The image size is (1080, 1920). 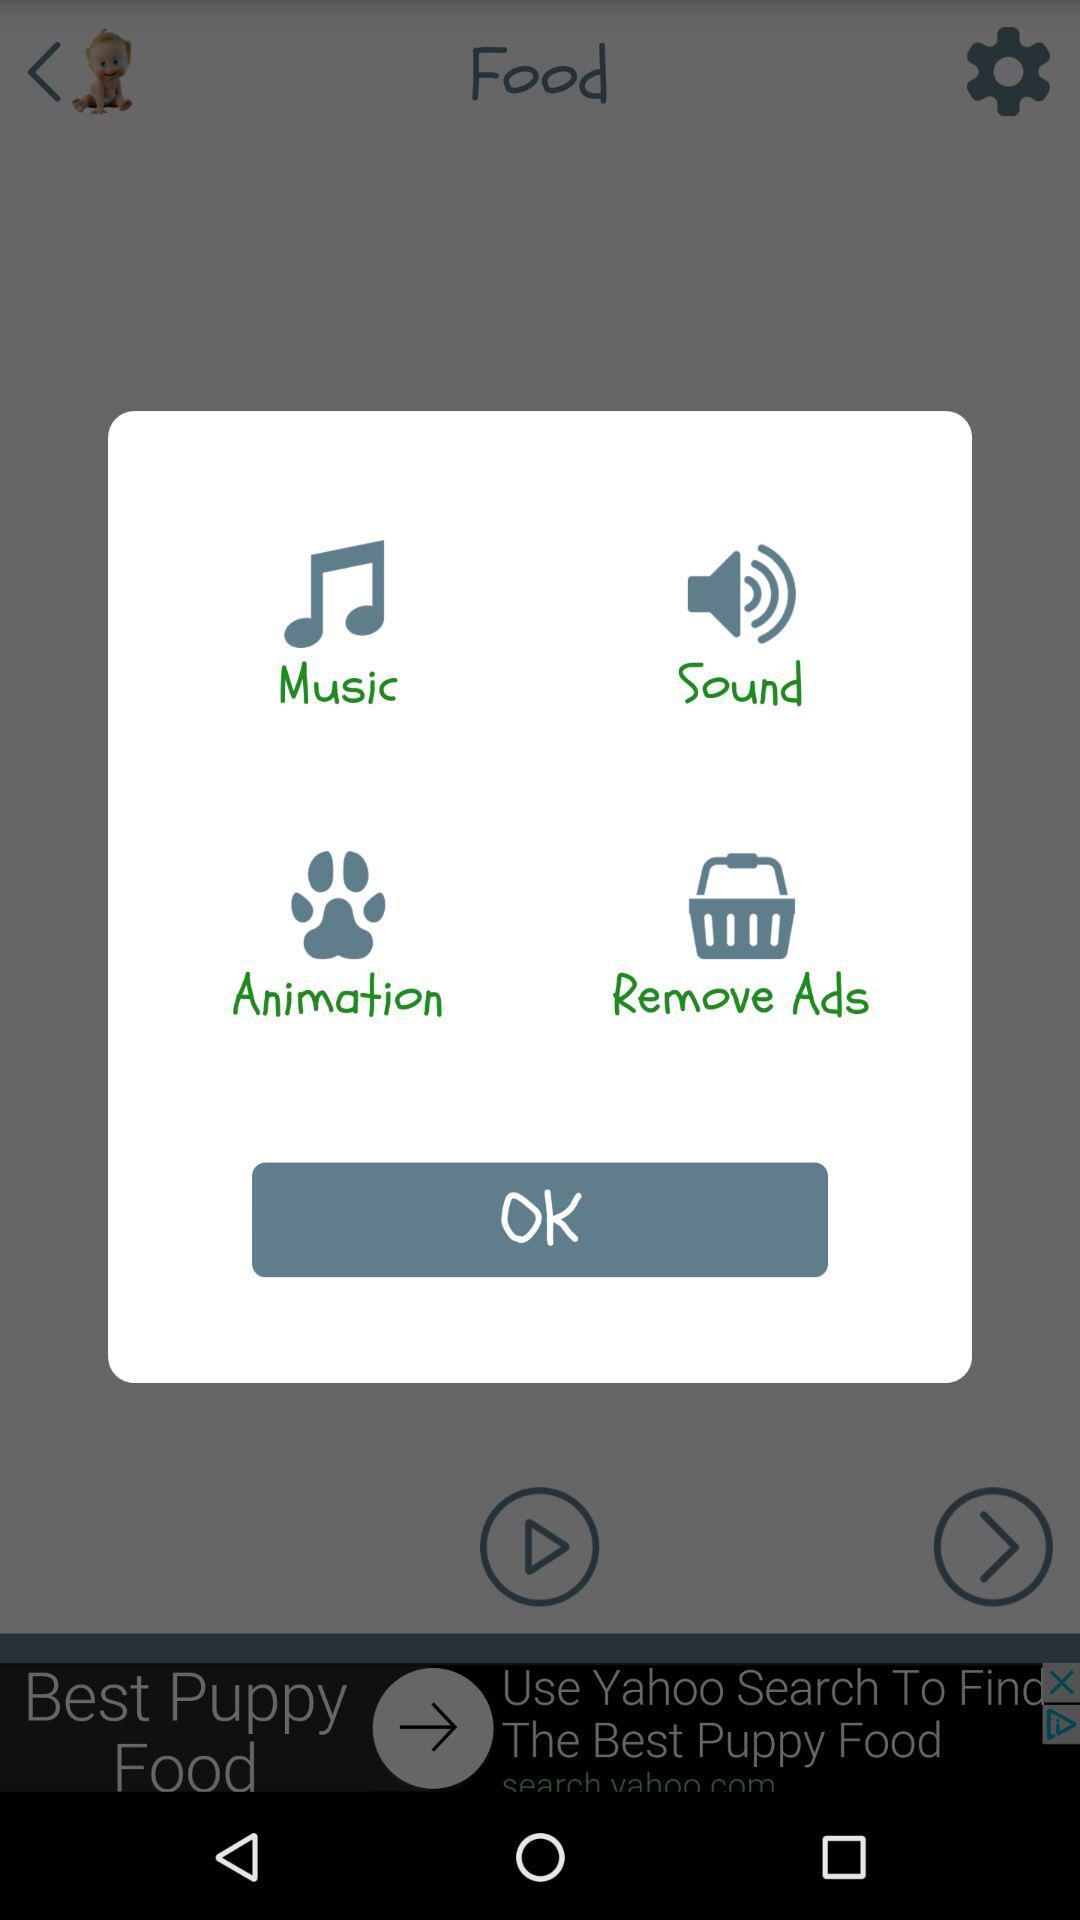 I want to click on ok button, so click(x=540, y=1218).